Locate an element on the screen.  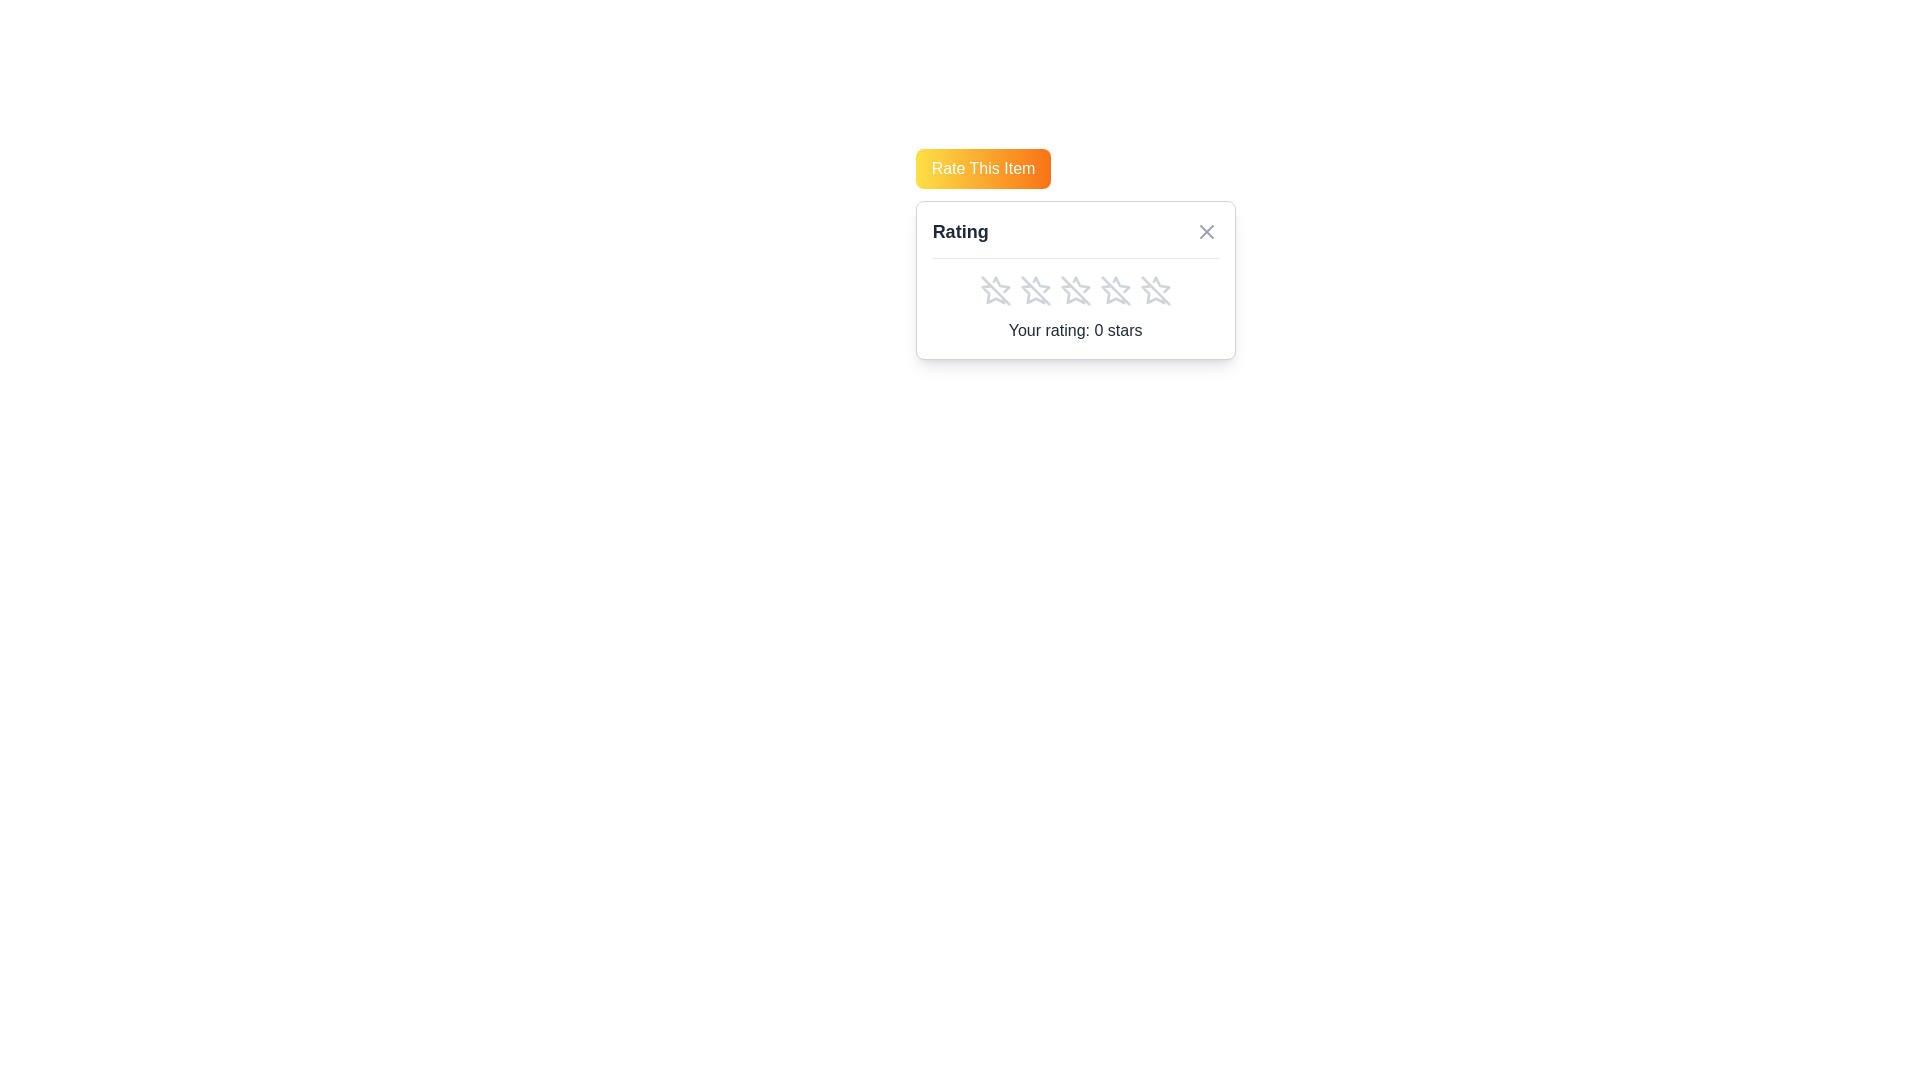
the 'Rating' text label, which is styled with bold and large font and appears at the top-left corner of a popup card is located at coordinates (960, 230).